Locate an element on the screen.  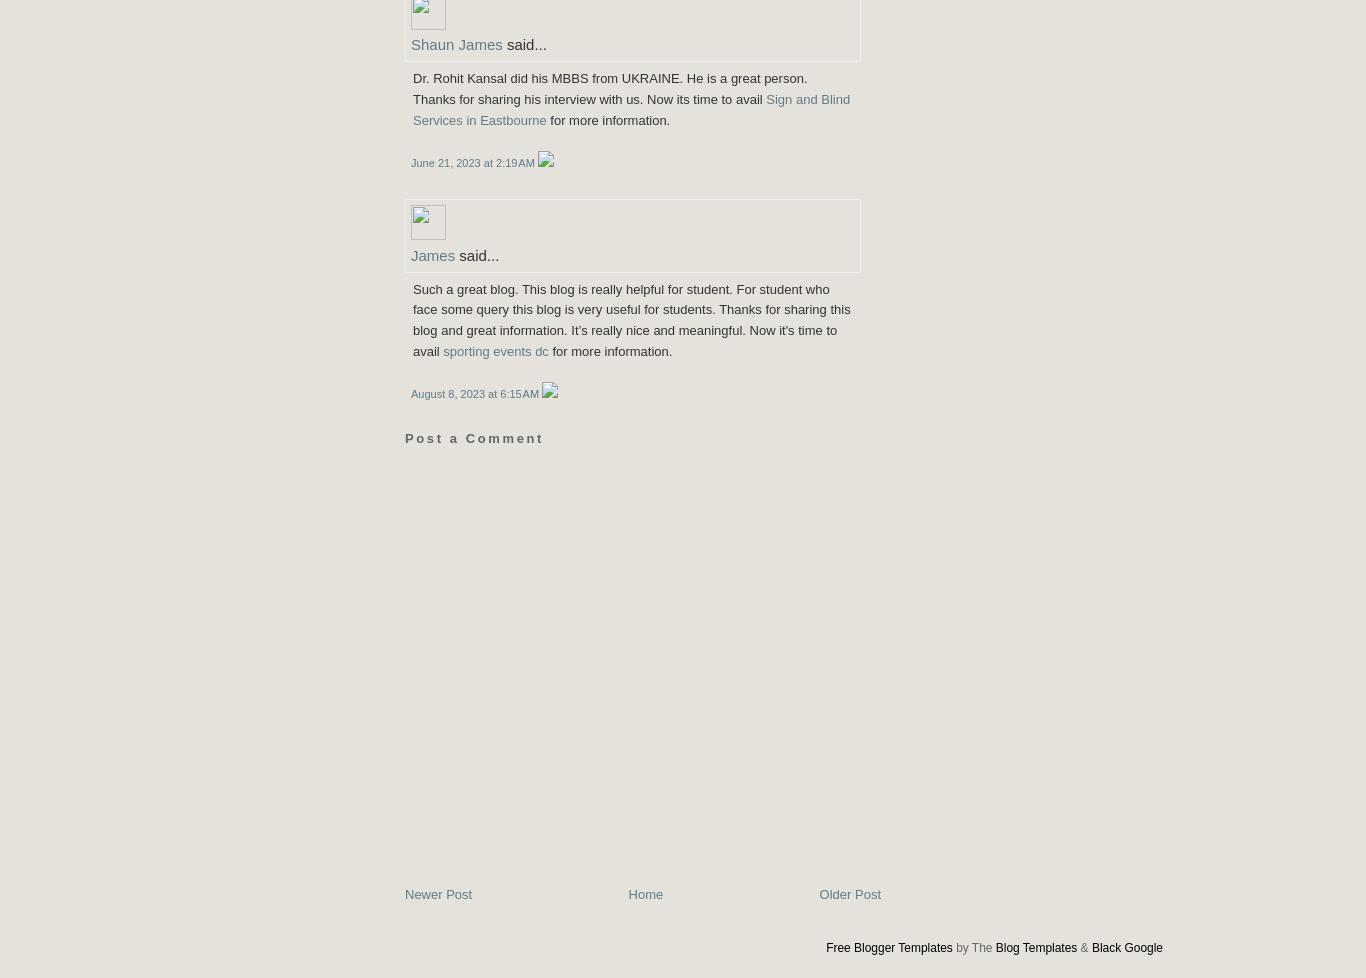
'Home' is located at coordinates (644, 893).